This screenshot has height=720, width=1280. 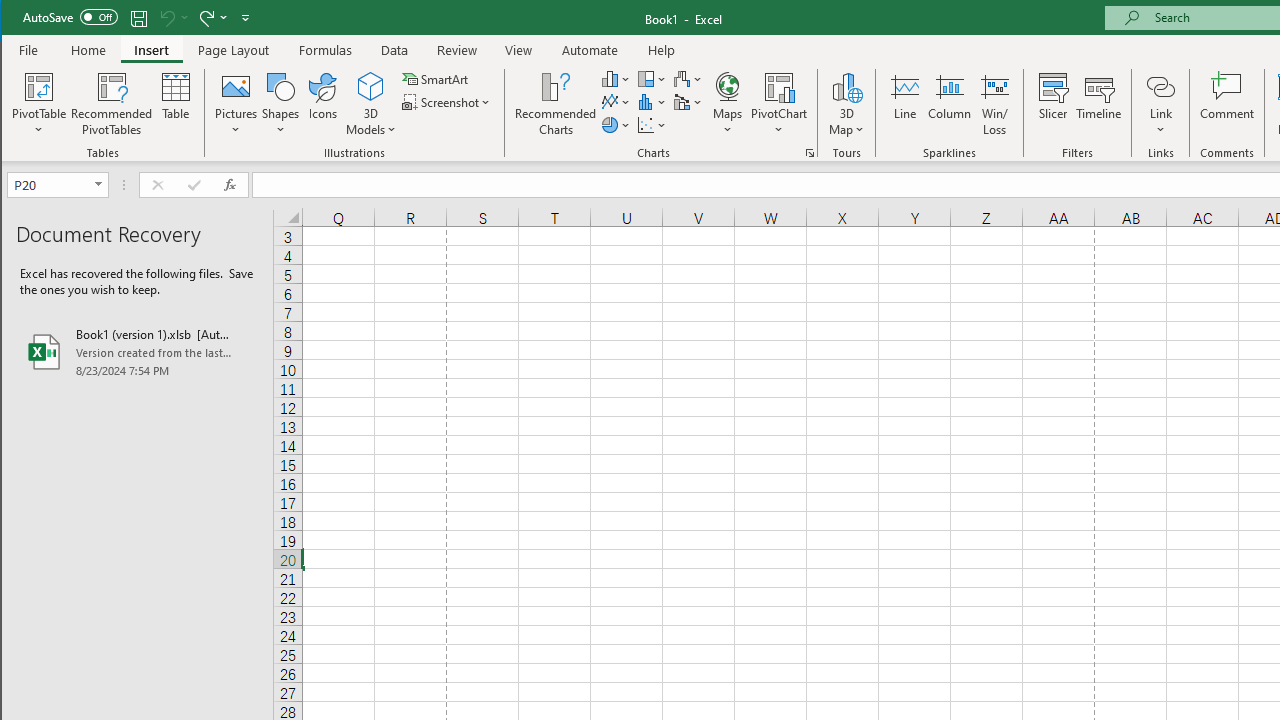 I want to click on 'Timeline', so click(x=1097, y=104).